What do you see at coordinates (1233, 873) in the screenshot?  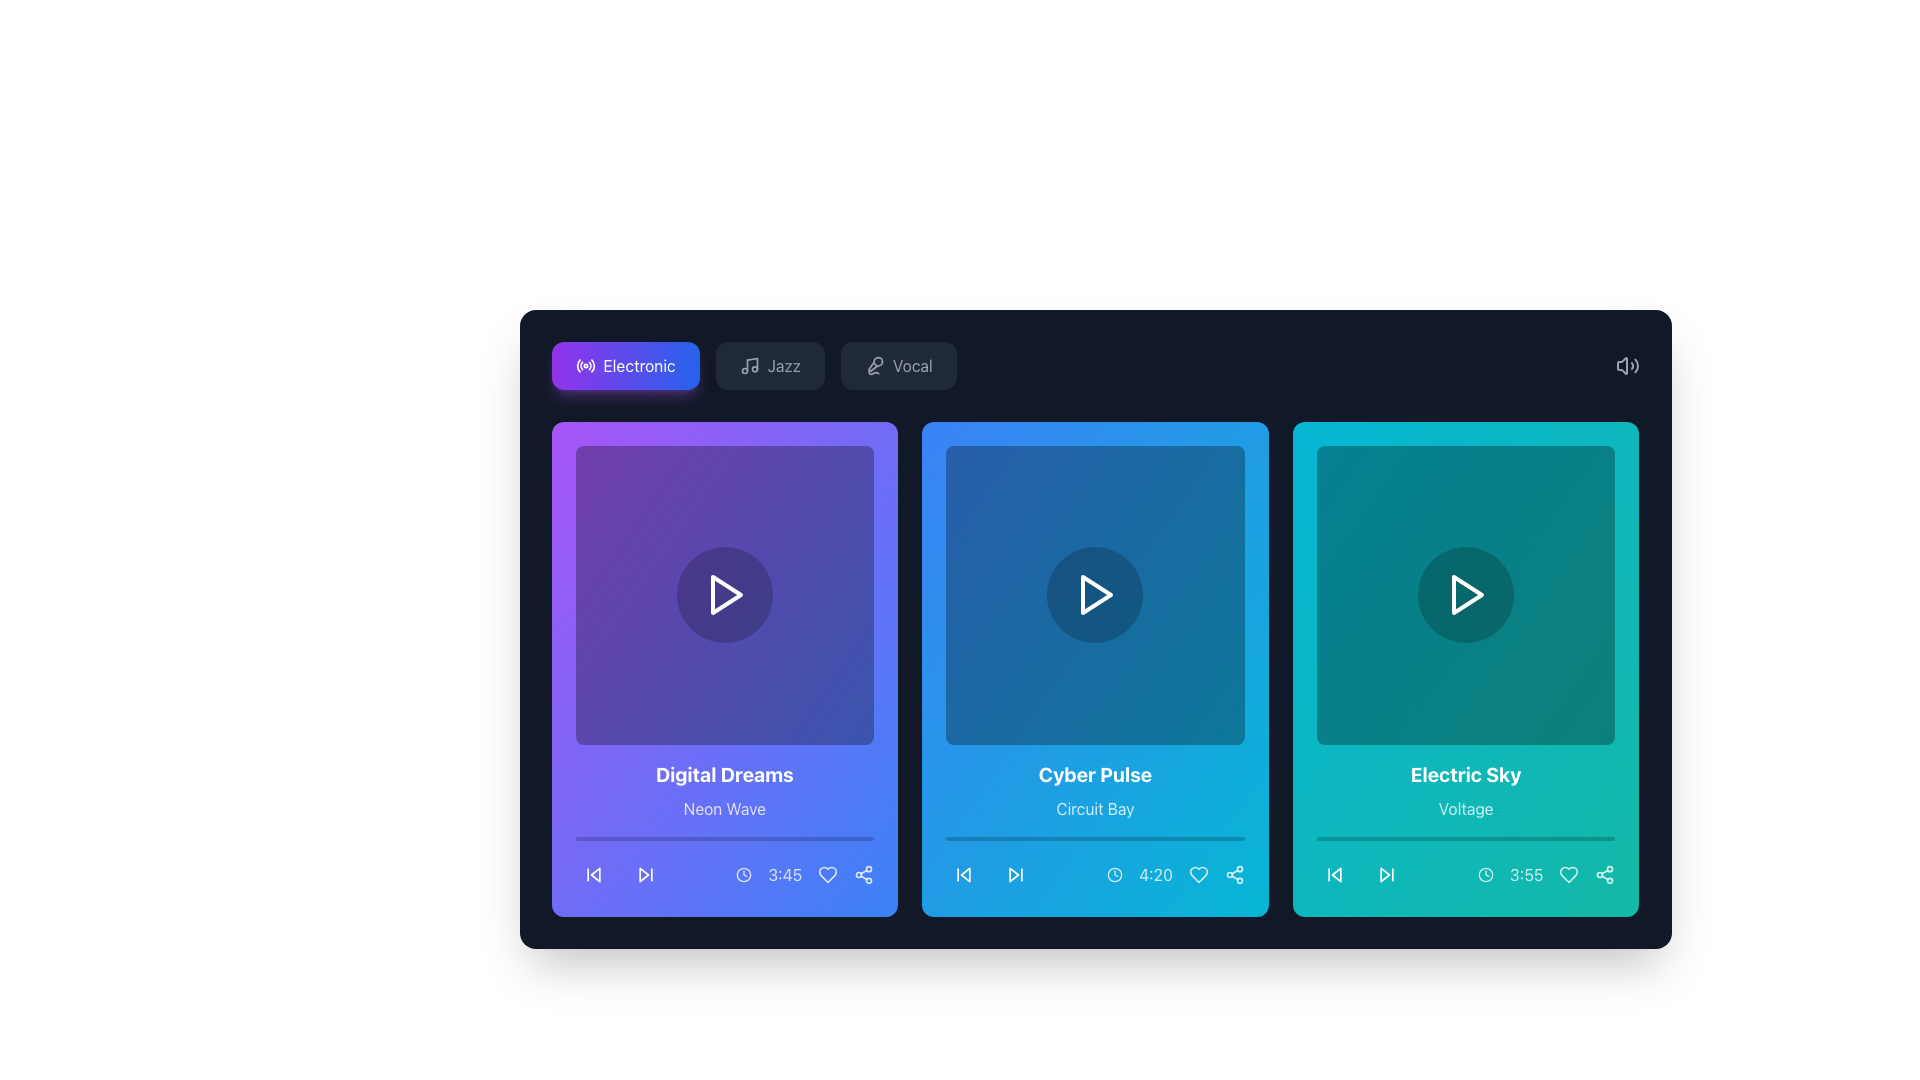 I see `the share icon button, which is a three-node network-like graphic with a white outline, located at the bottom-right corner of the 'Cyber Pulse' music card` at bounding box center [1233, 873].